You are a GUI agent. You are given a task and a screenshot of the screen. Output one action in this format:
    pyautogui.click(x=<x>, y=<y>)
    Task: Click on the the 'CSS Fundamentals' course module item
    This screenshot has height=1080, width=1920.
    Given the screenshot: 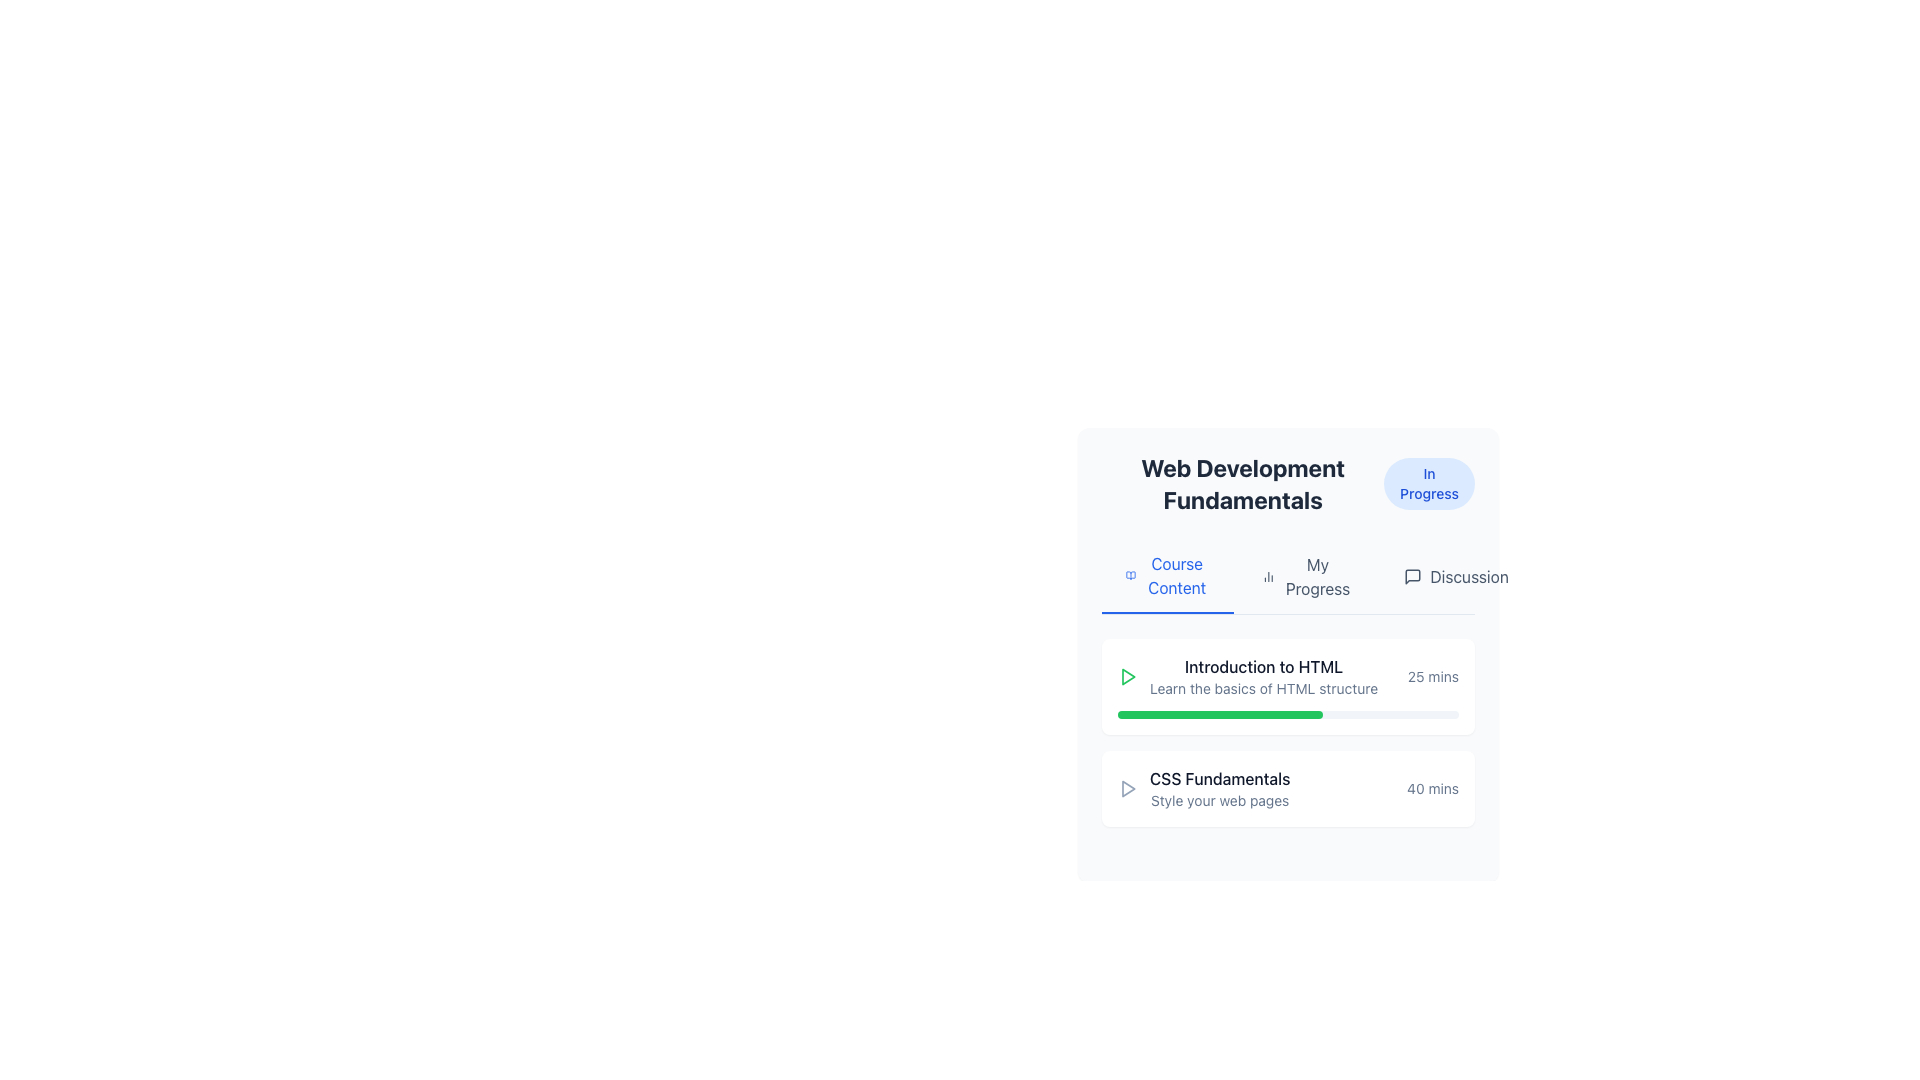 What is the action you would take?
    pyautogui.click(x=1203, y=788)
    